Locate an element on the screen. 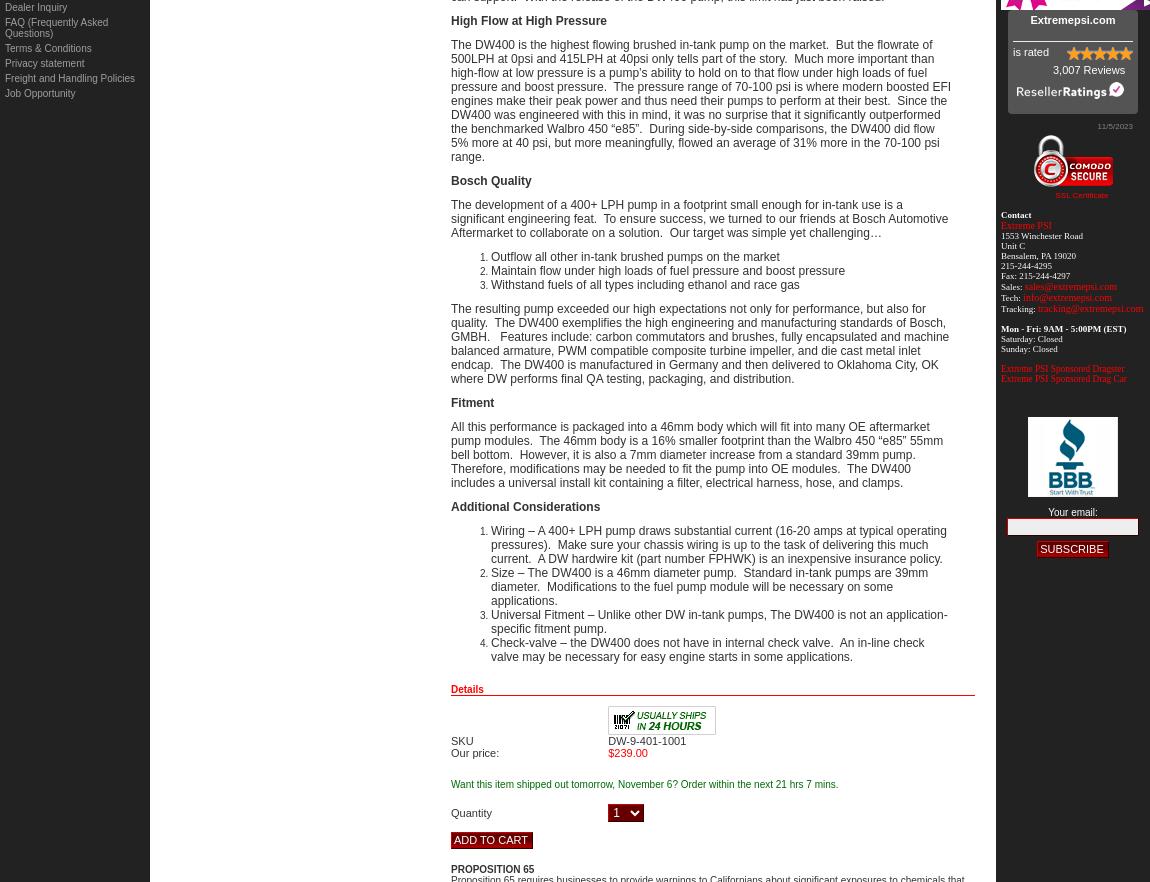 This screenshot has height=882, width=1150. 'Want this item shipped out tomorrow, November 6? Order within the next 21 hrs 7 mins.' is located at coordinates (643, 784).